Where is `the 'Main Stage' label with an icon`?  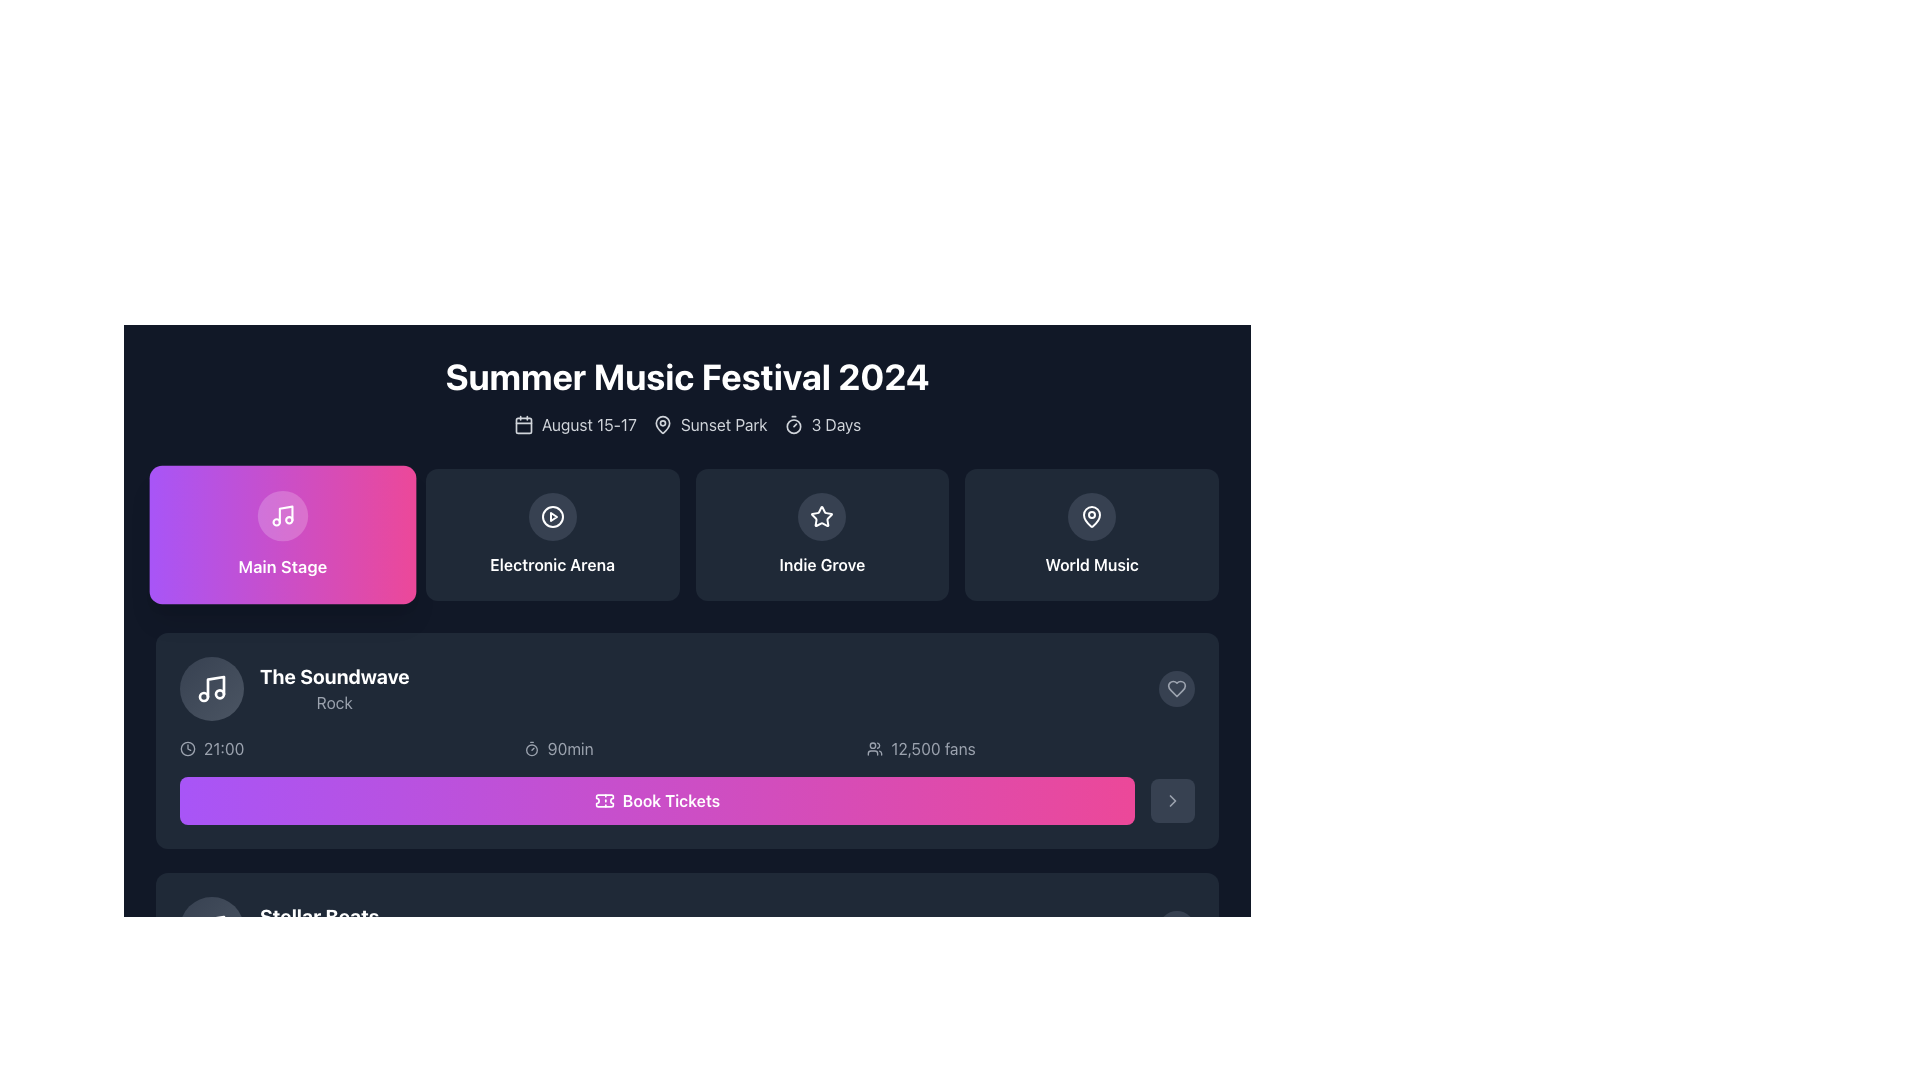
the 'Main Stage' label with an icon is located at coordinates (281, 534).